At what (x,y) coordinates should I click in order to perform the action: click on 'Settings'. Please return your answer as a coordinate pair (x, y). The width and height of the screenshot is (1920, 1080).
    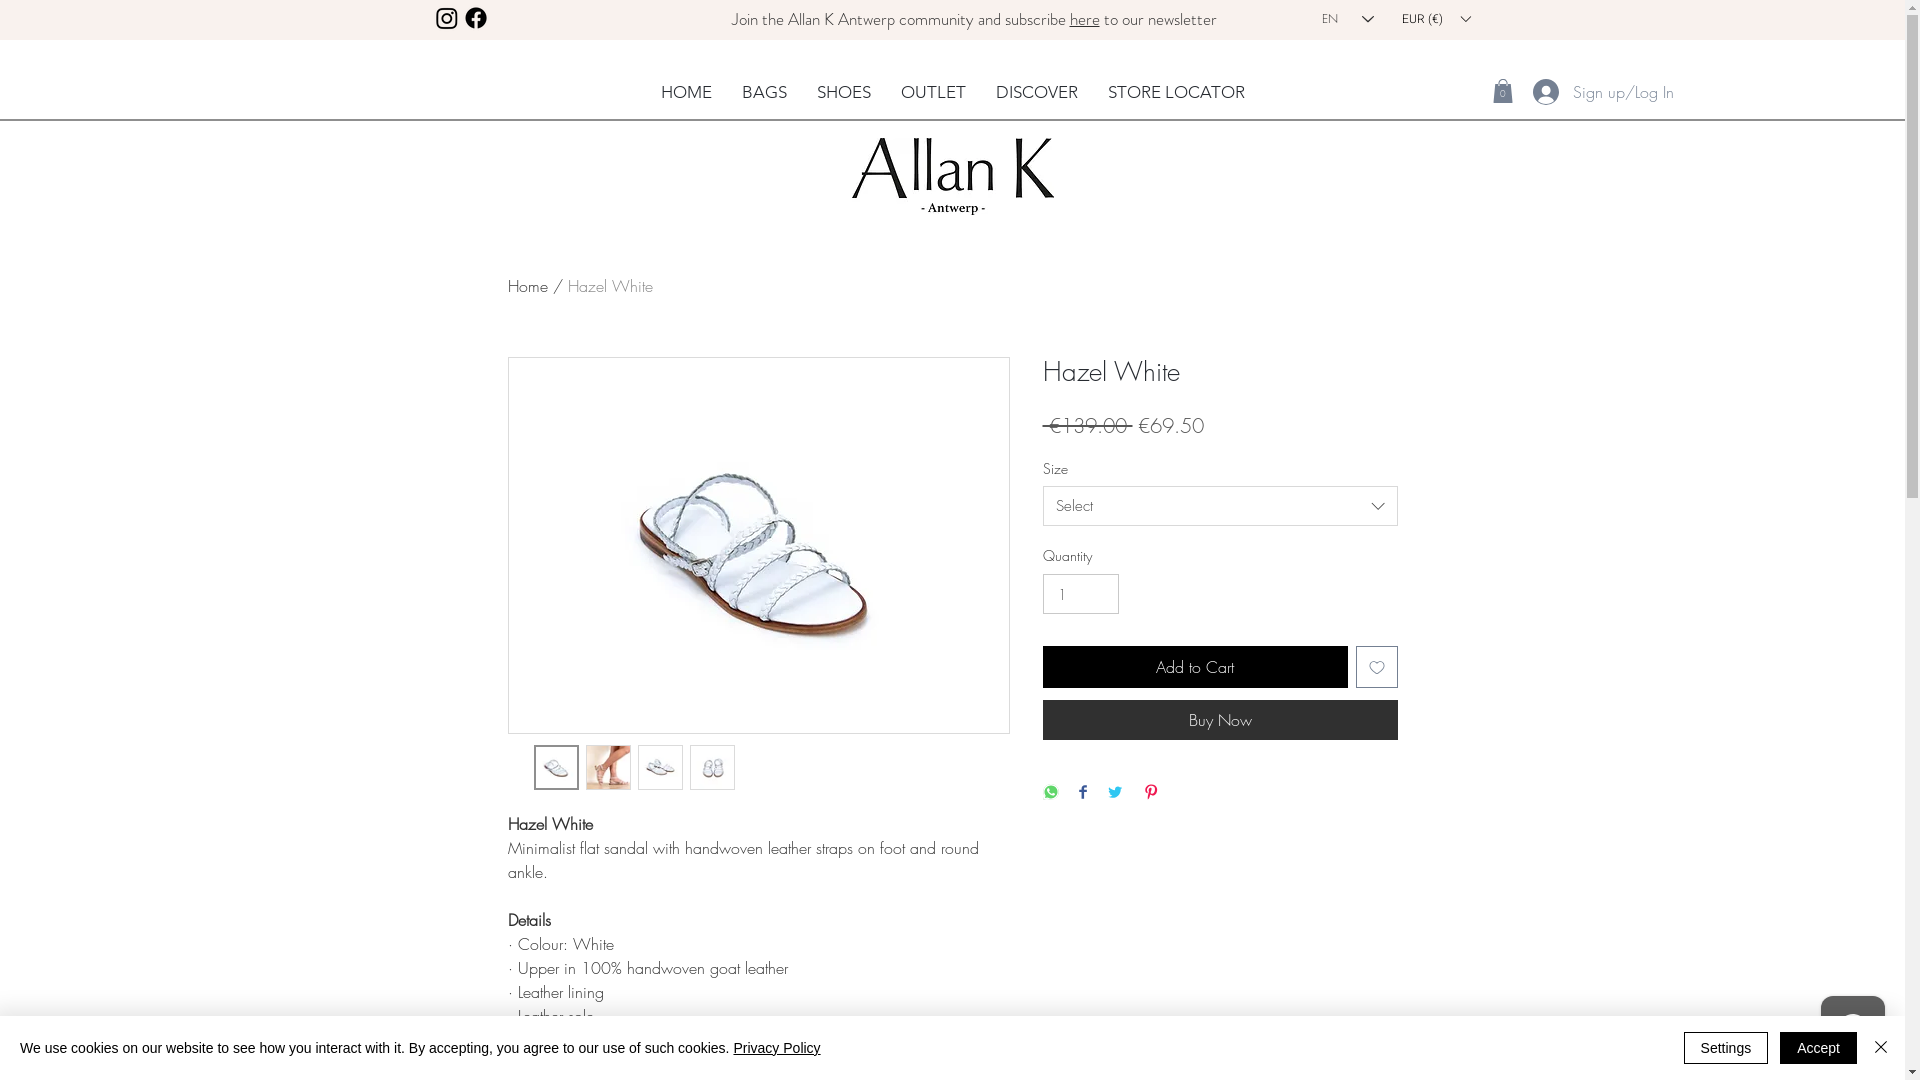
    Looking at the image, I should click on (1725, 1047).